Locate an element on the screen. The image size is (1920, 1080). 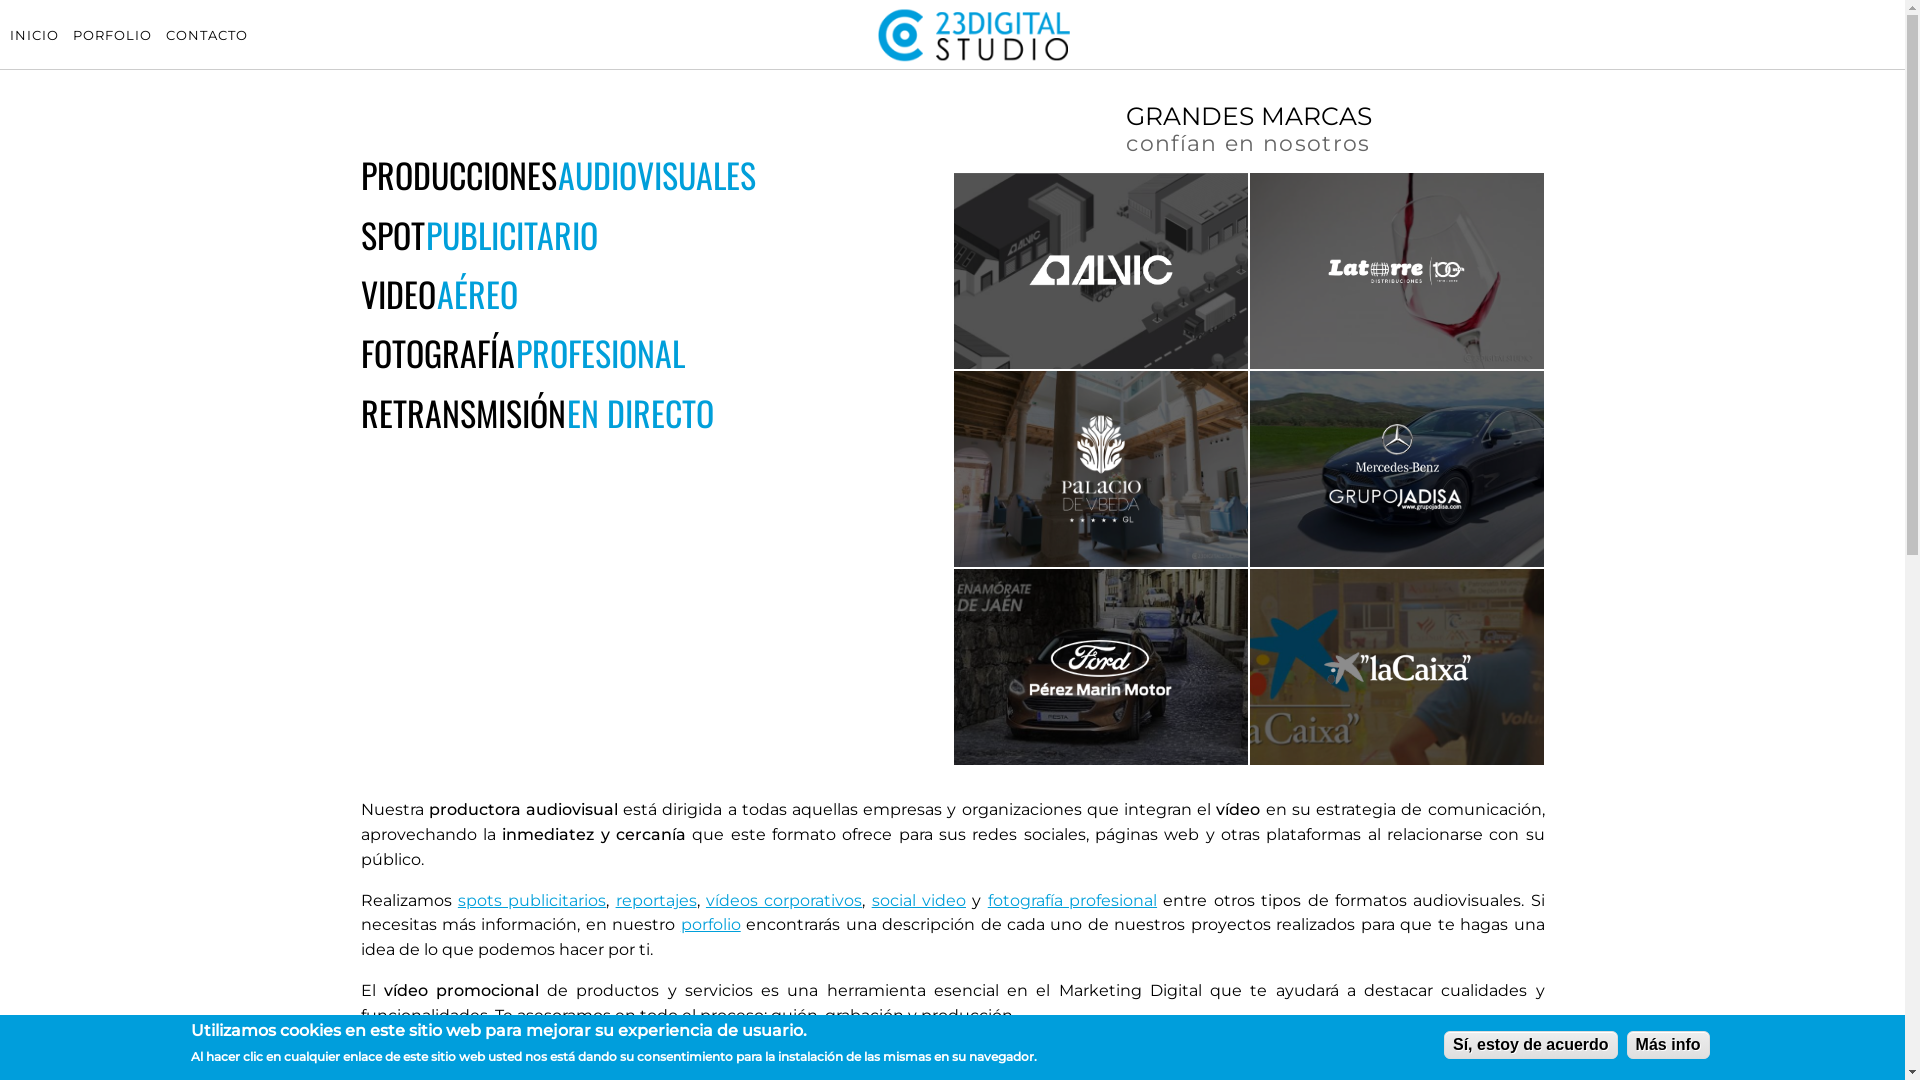
'social video' is located at coordinates (917, 900).